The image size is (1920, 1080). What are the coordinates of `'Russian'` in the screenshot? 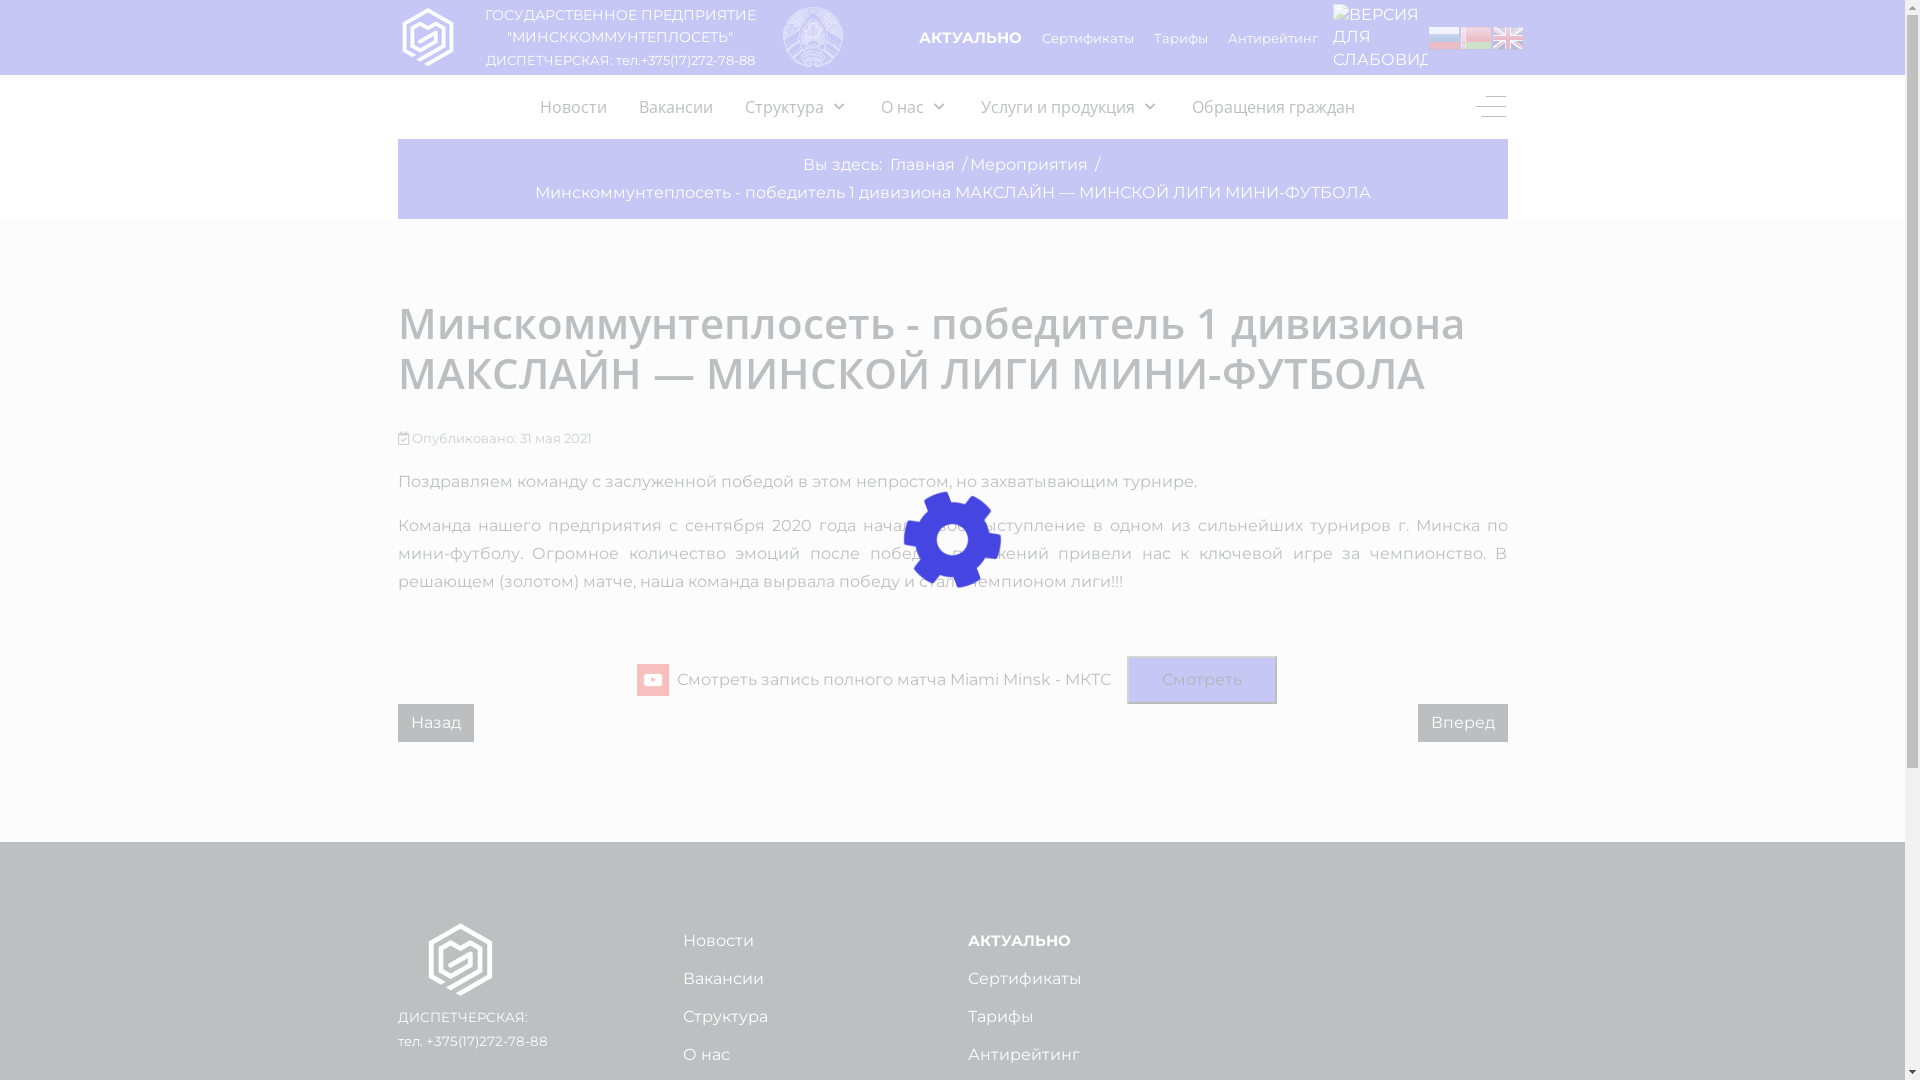 It's located at (1444, 36).